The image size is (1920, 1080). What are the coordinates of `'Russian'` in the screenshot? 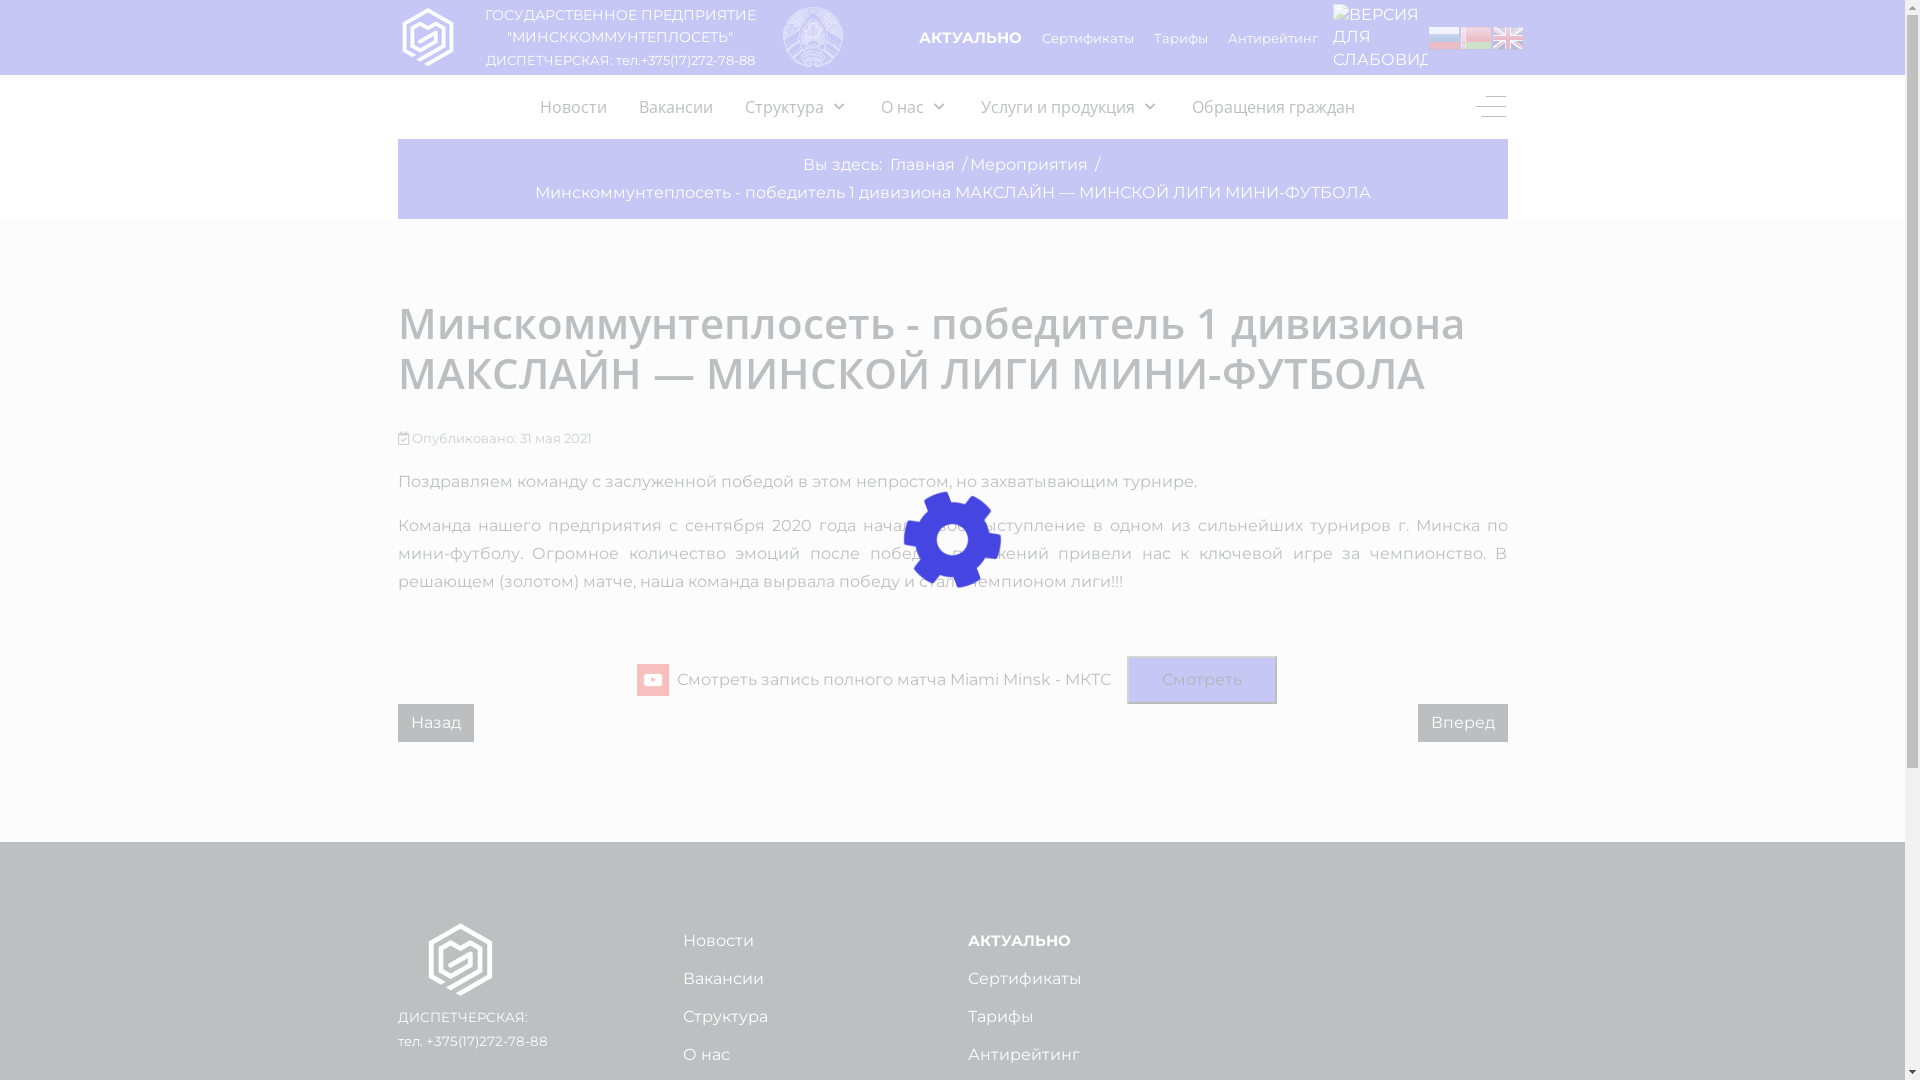 It's located at (1444, 36).